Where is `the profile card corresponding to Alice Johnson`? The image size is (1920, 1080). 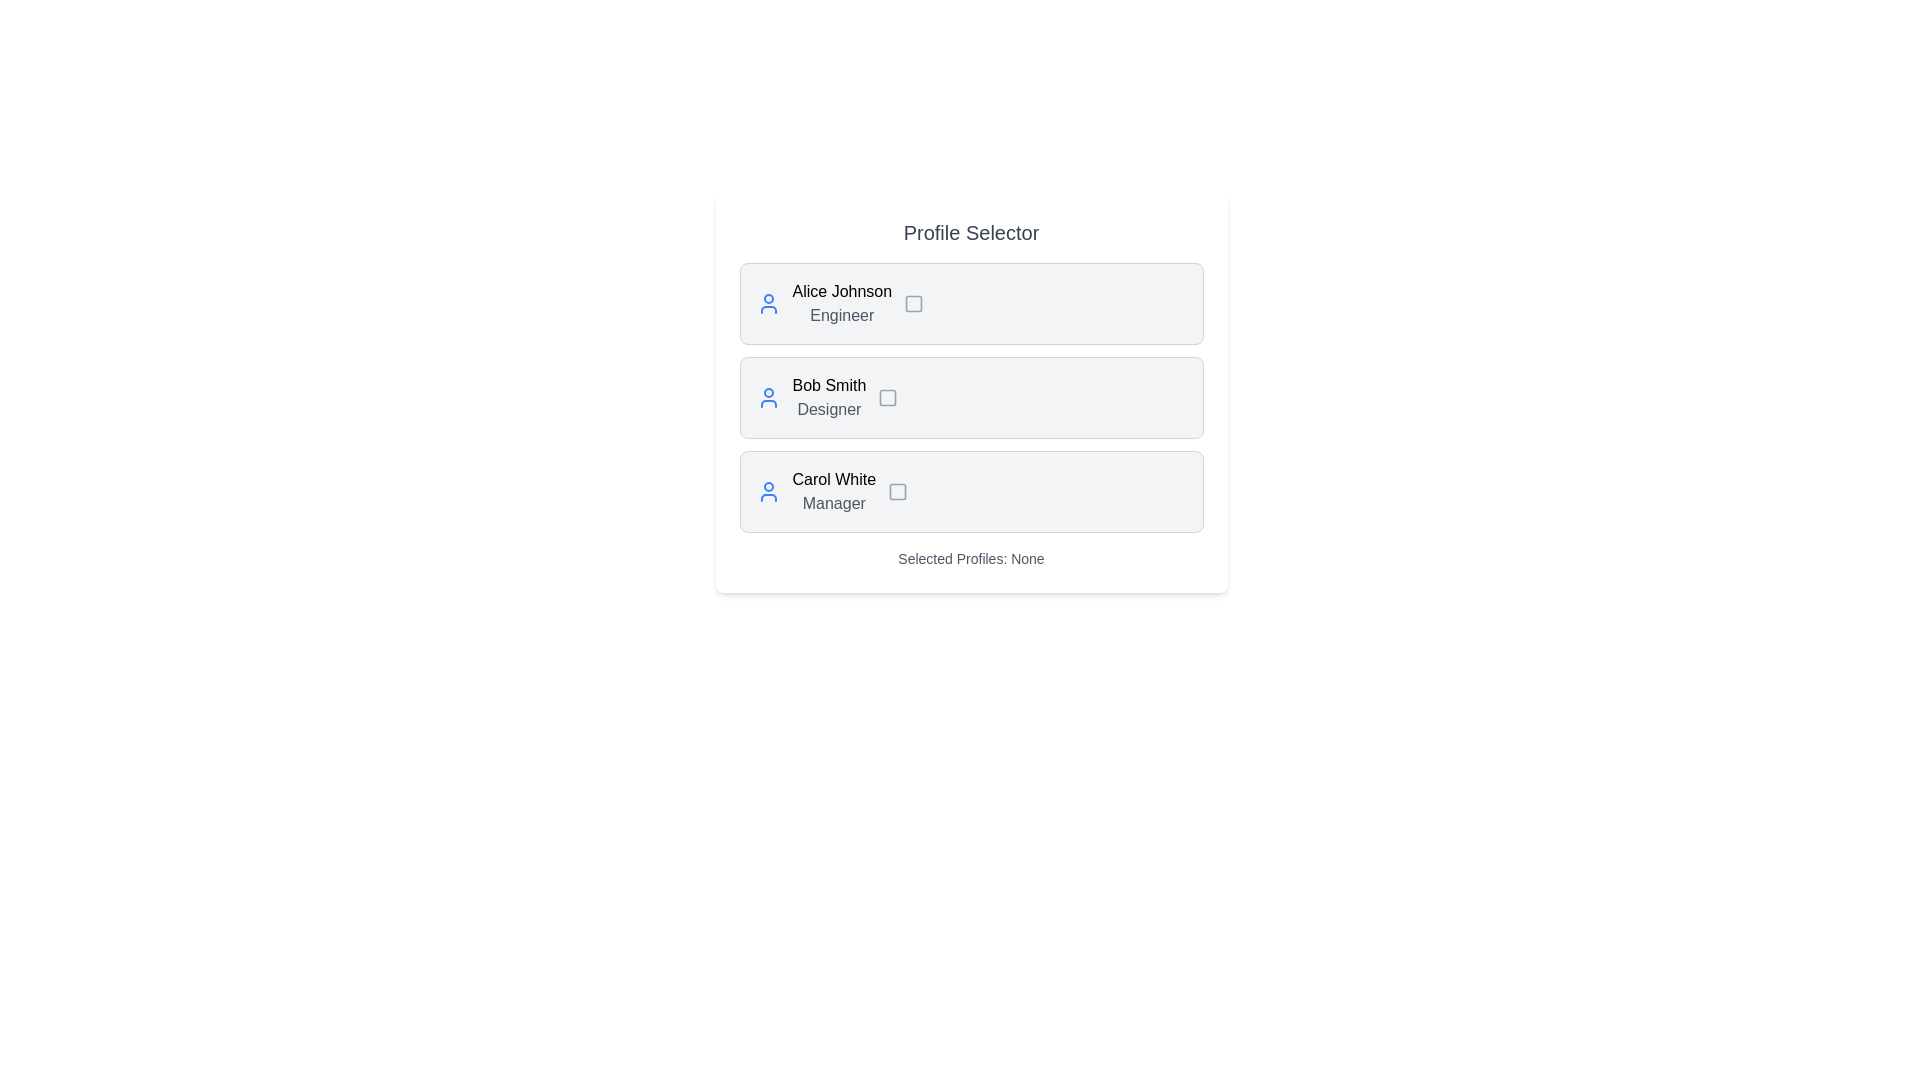
the profile card corresponding to Alice Johnson is located at coordinates (971, 304).